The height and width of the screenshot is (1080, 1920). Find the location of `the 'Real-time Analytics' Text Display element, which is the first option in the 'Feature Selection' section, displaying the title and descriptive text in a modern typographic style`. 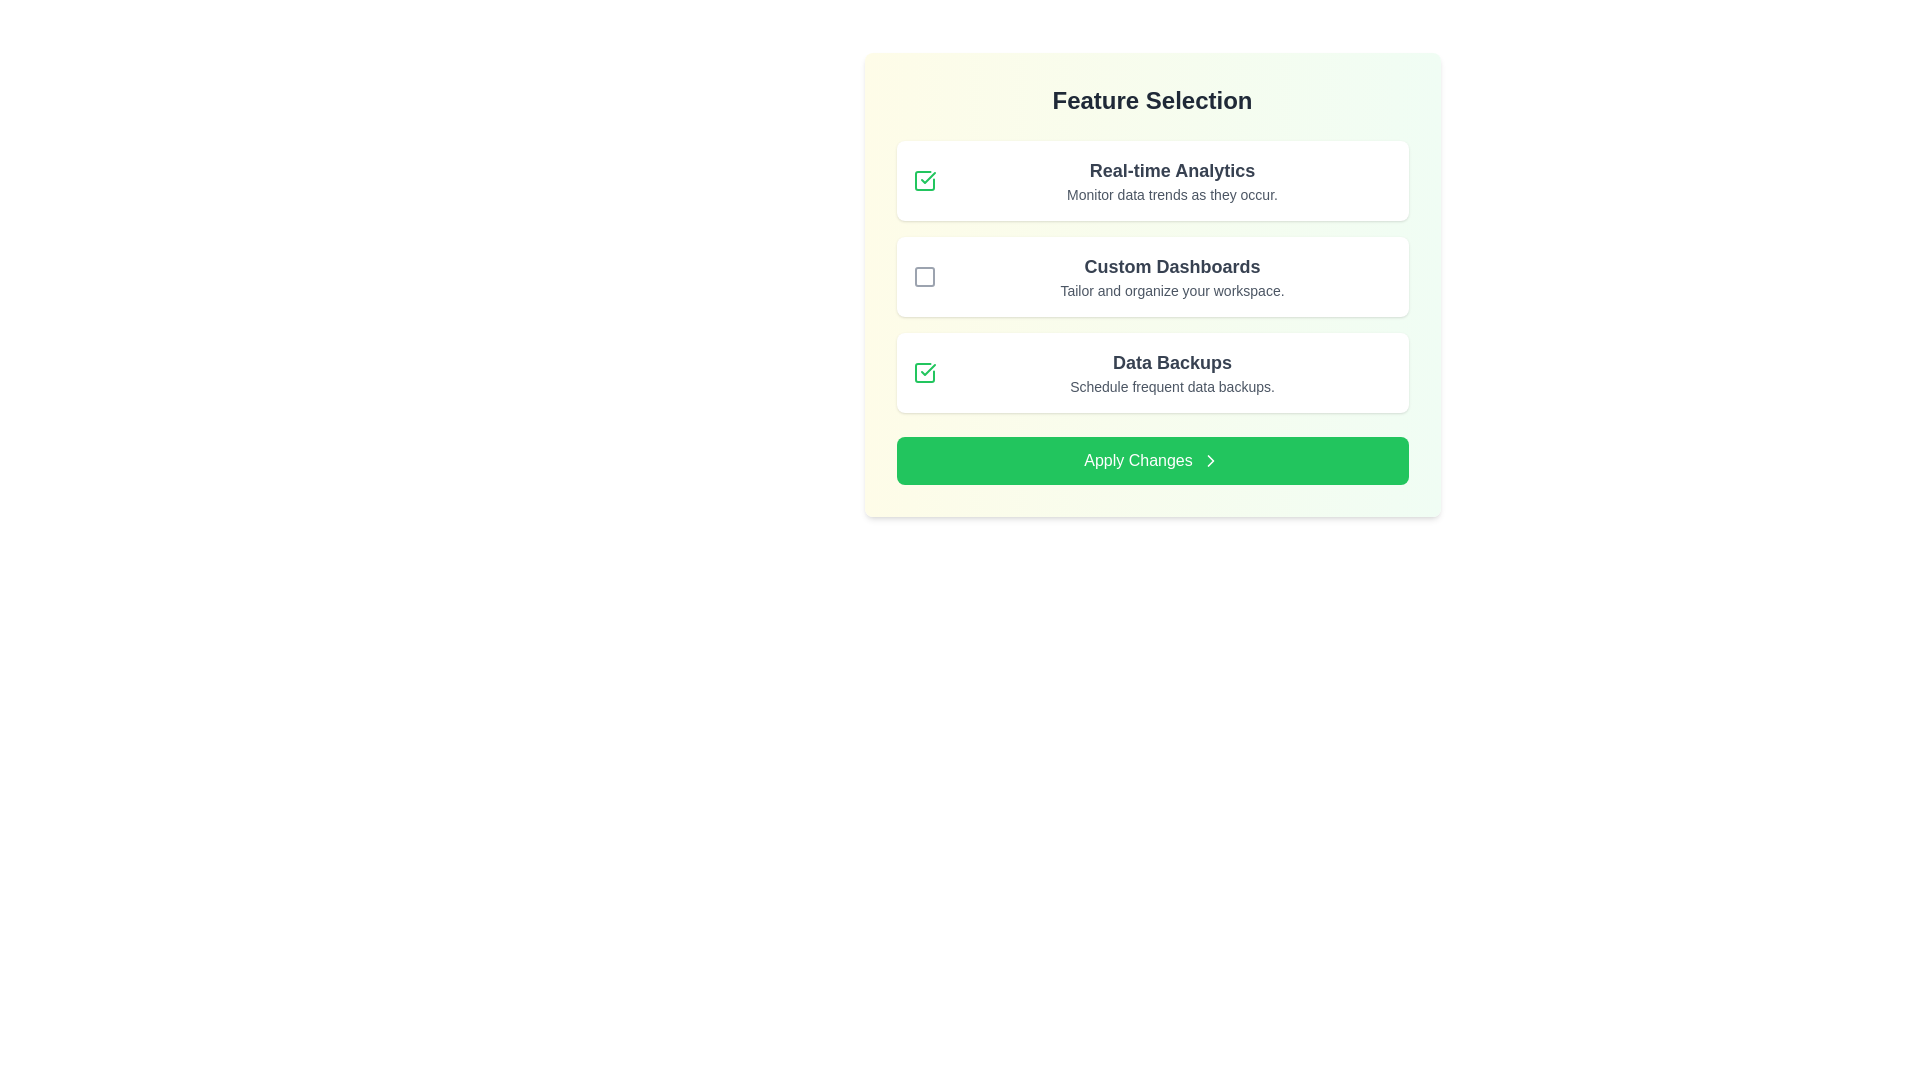

the 'Real-time Analytics' Text Display element, which is the first option in the 'Feature Selection' section, displaying the title and descriptive text in a modern typographic style is located at coordinates (1172, 181).